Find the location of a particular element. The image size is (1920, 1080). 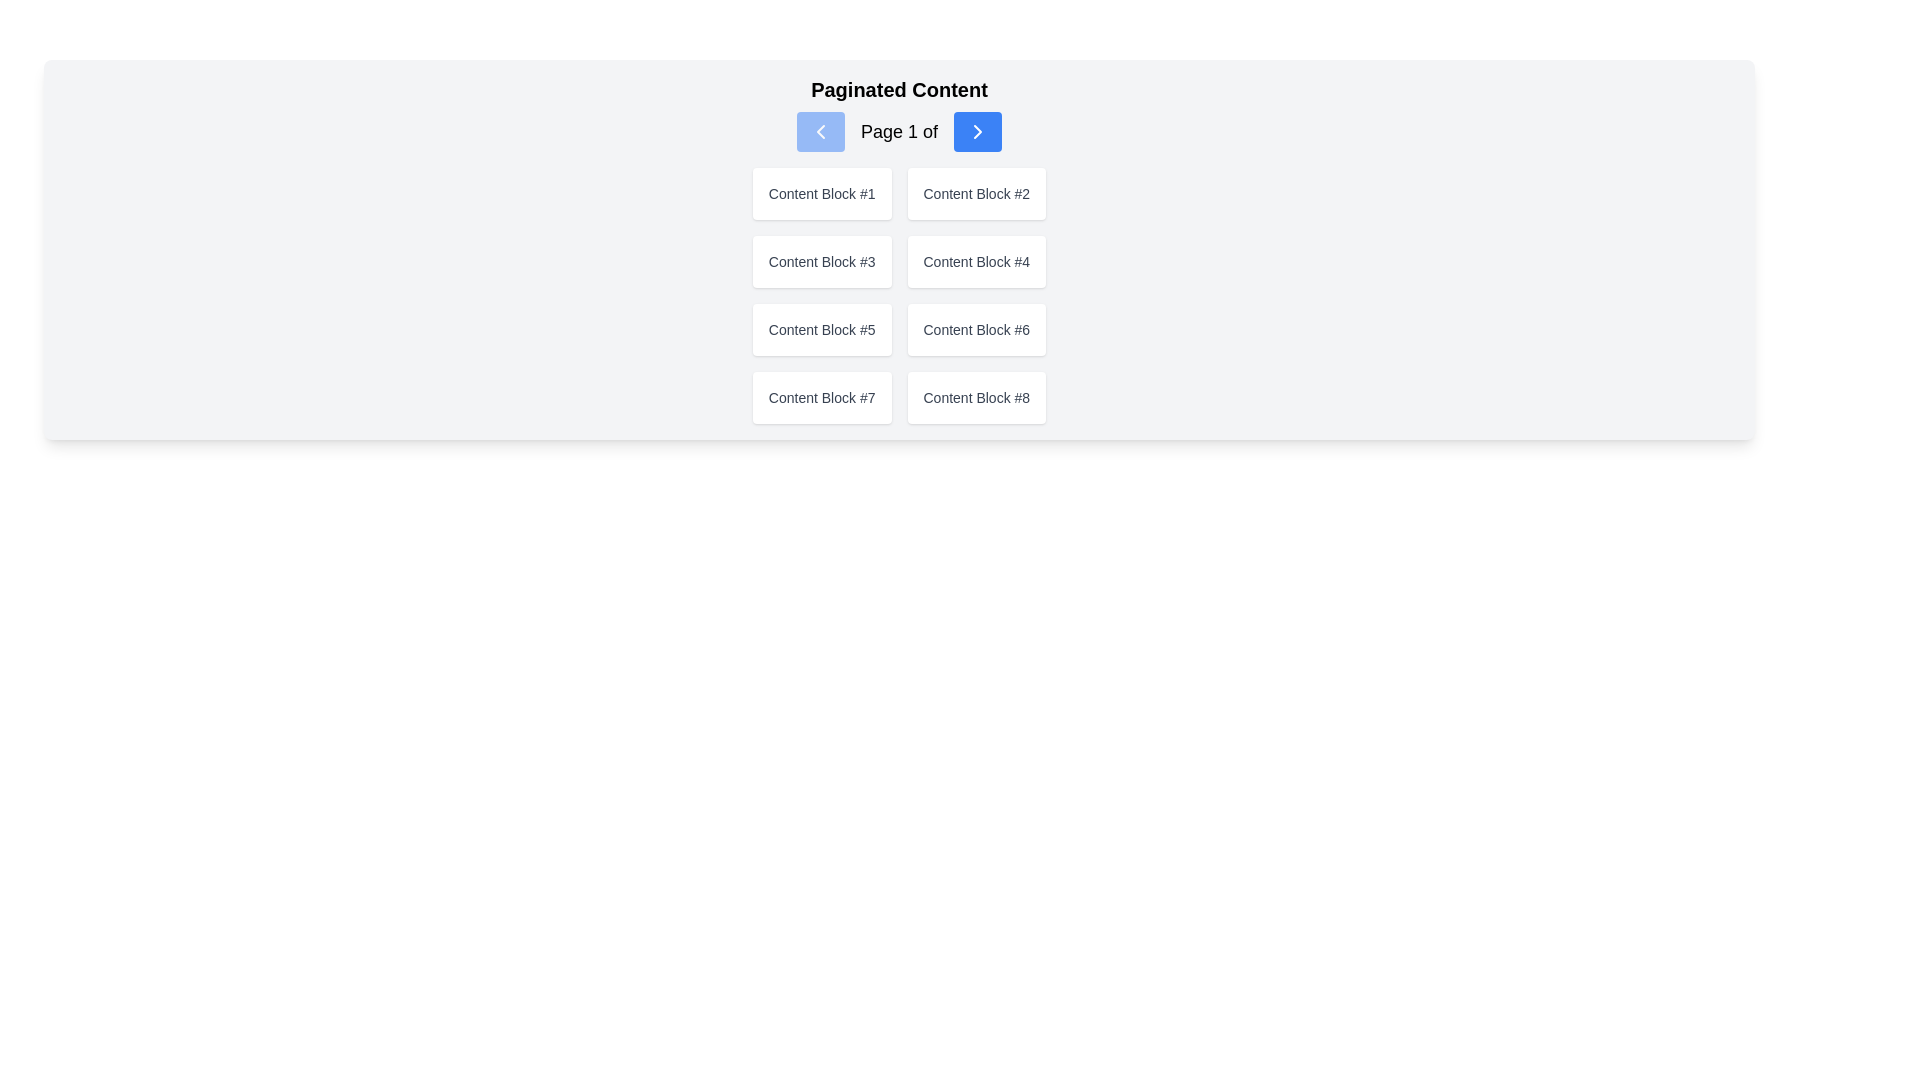

text label located in the first content block of the grid layout under the 'Paginated Content' title, positioned at the top-left corner of the grid is located at coordinates (822, 193).